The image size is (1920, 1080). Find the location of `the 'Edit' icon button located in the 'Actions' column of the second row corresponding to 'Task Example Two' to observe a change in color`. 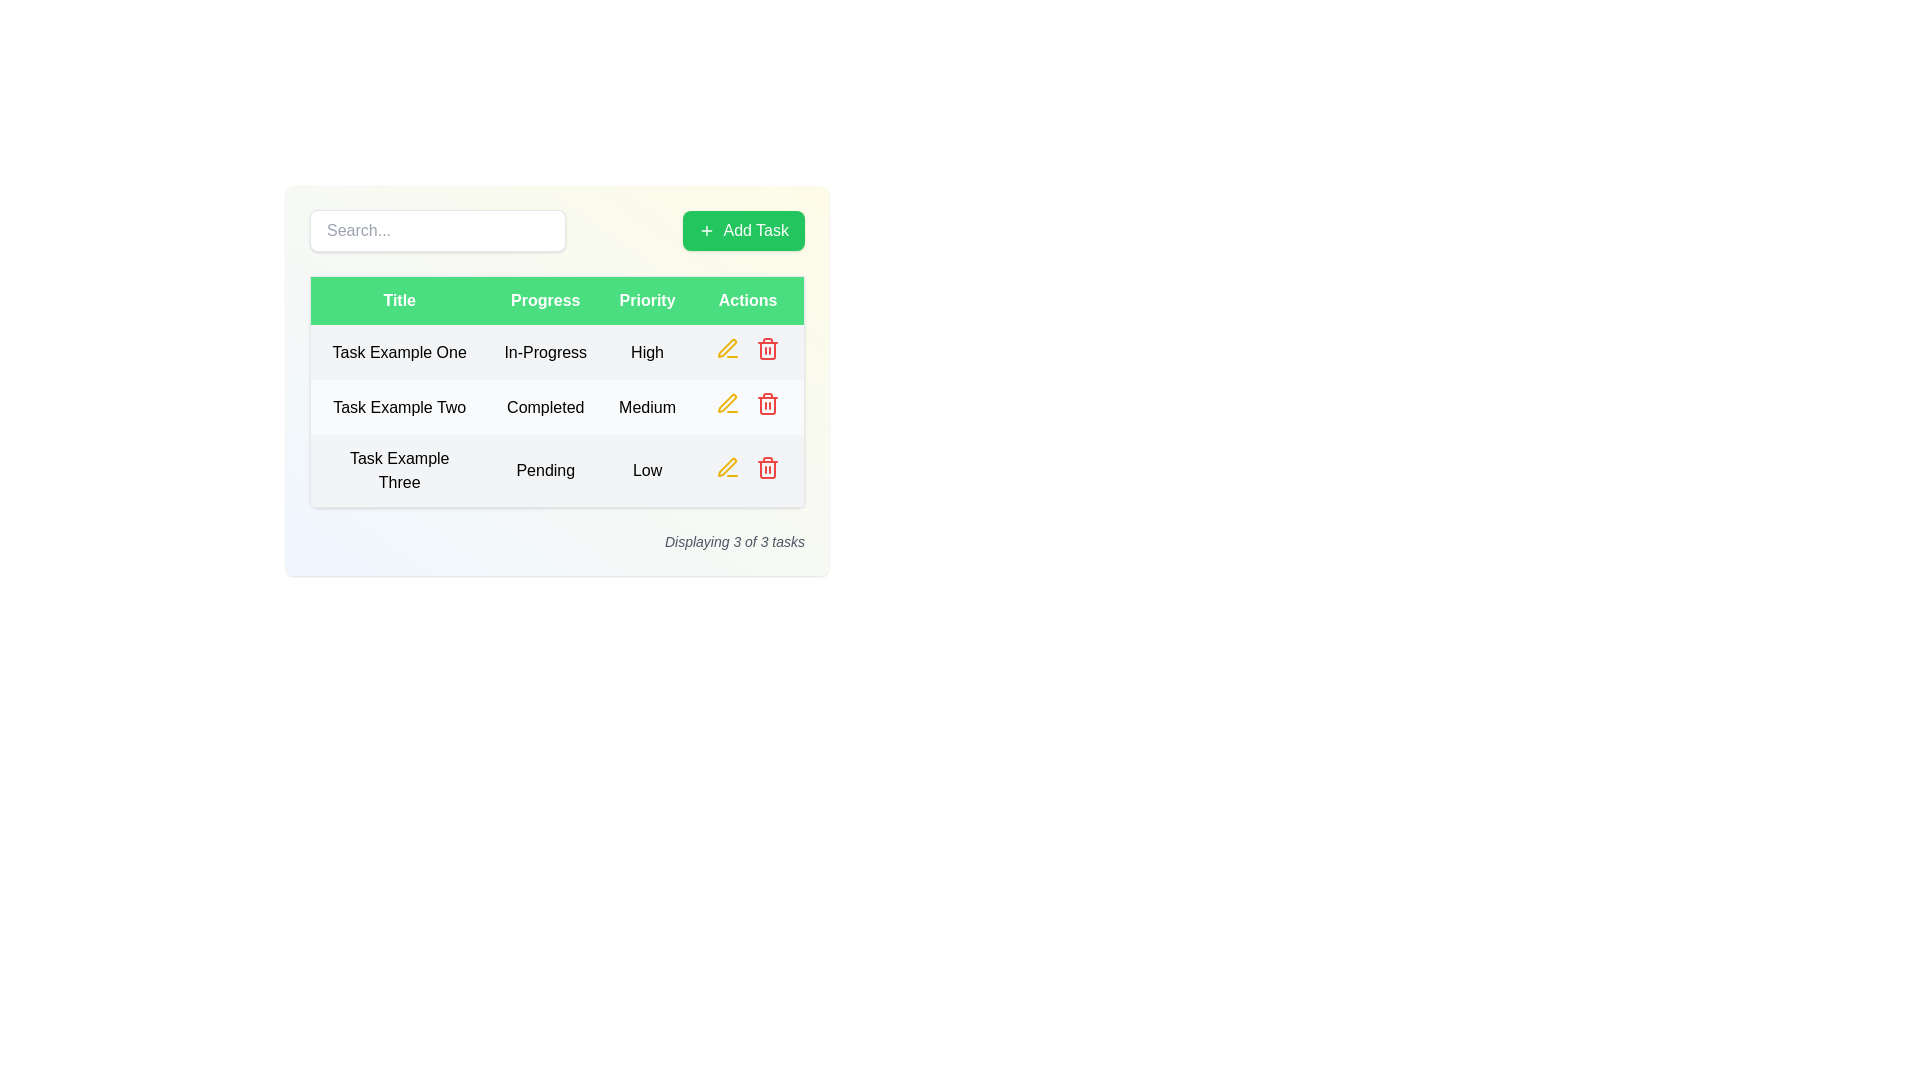

the 'Edit' icon button located in the 'Actions' column of the second row corresponding to 'Task Example Two' to observe a change in color is located at coordinates (727, 404).